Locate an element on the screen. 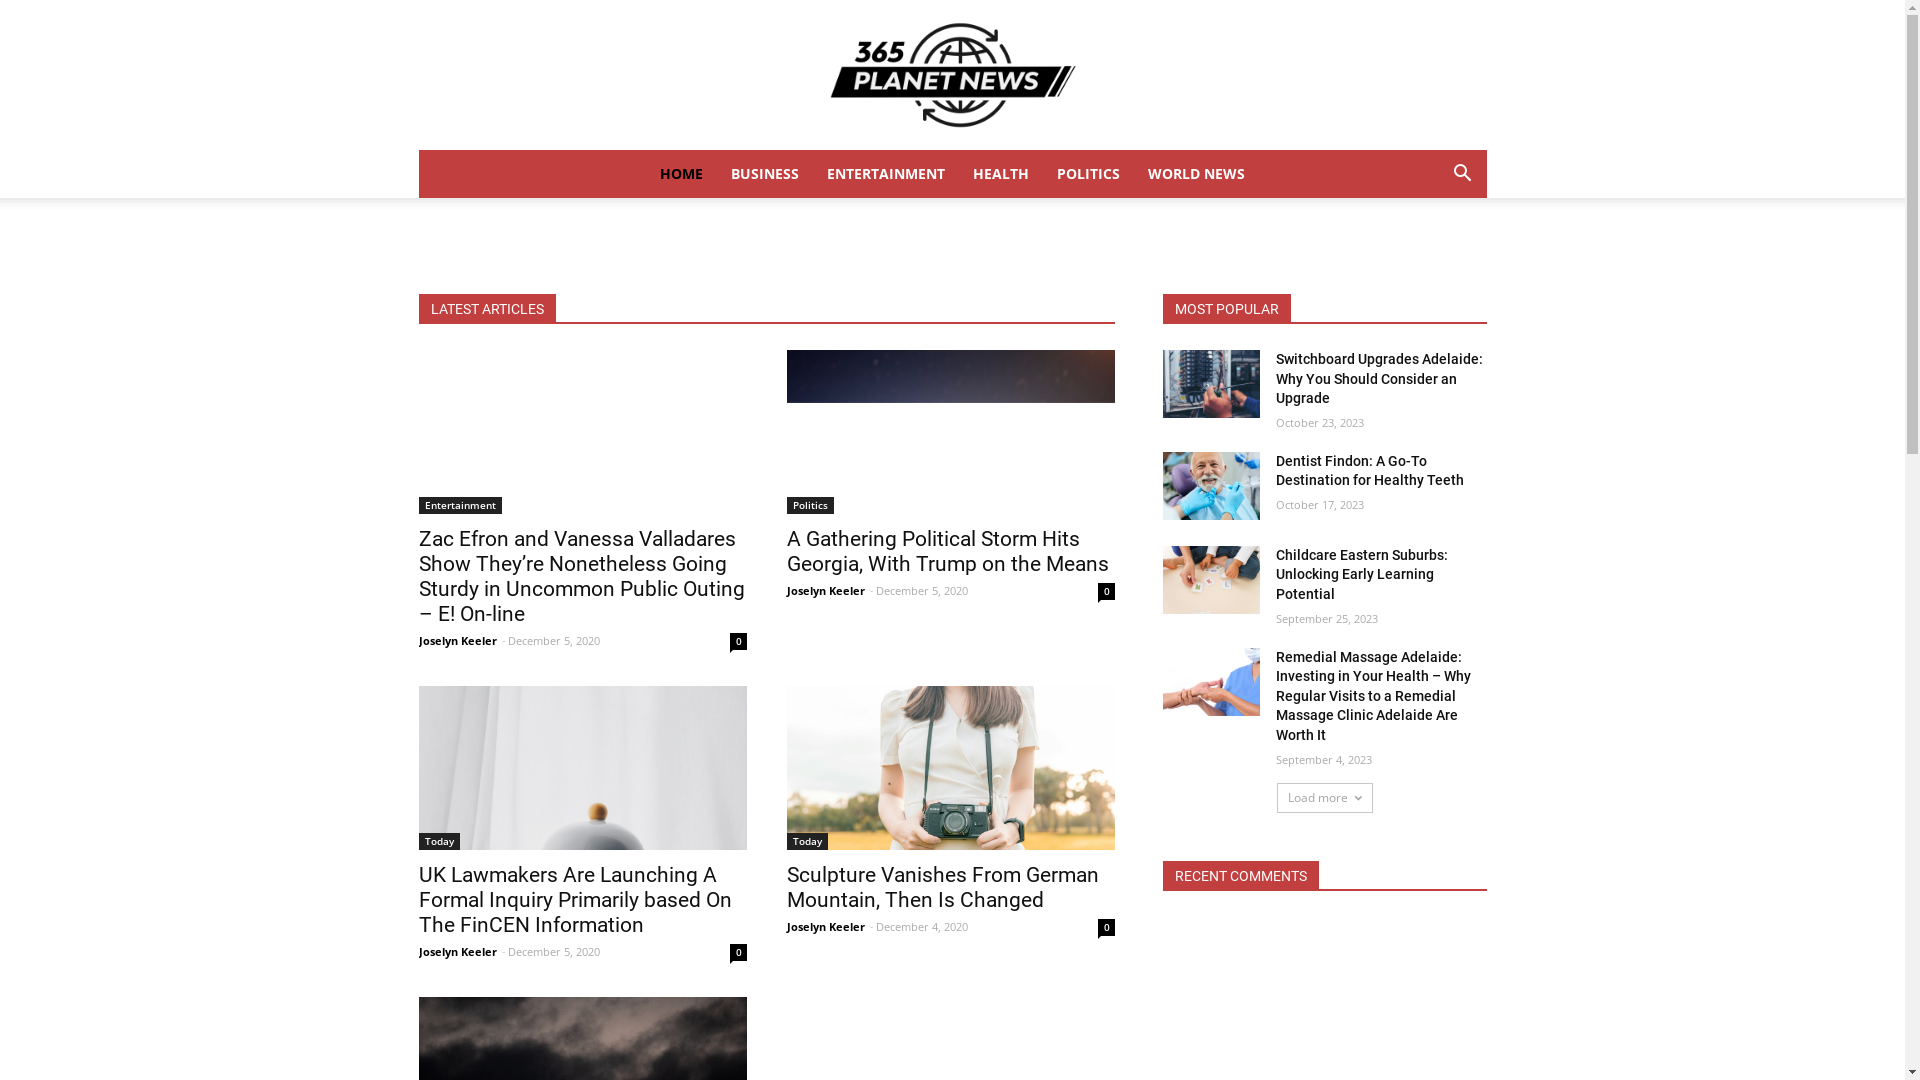 The image size is (1920, 1080). 'ENTERTAINMENT' is located at coordinates (885, 172).